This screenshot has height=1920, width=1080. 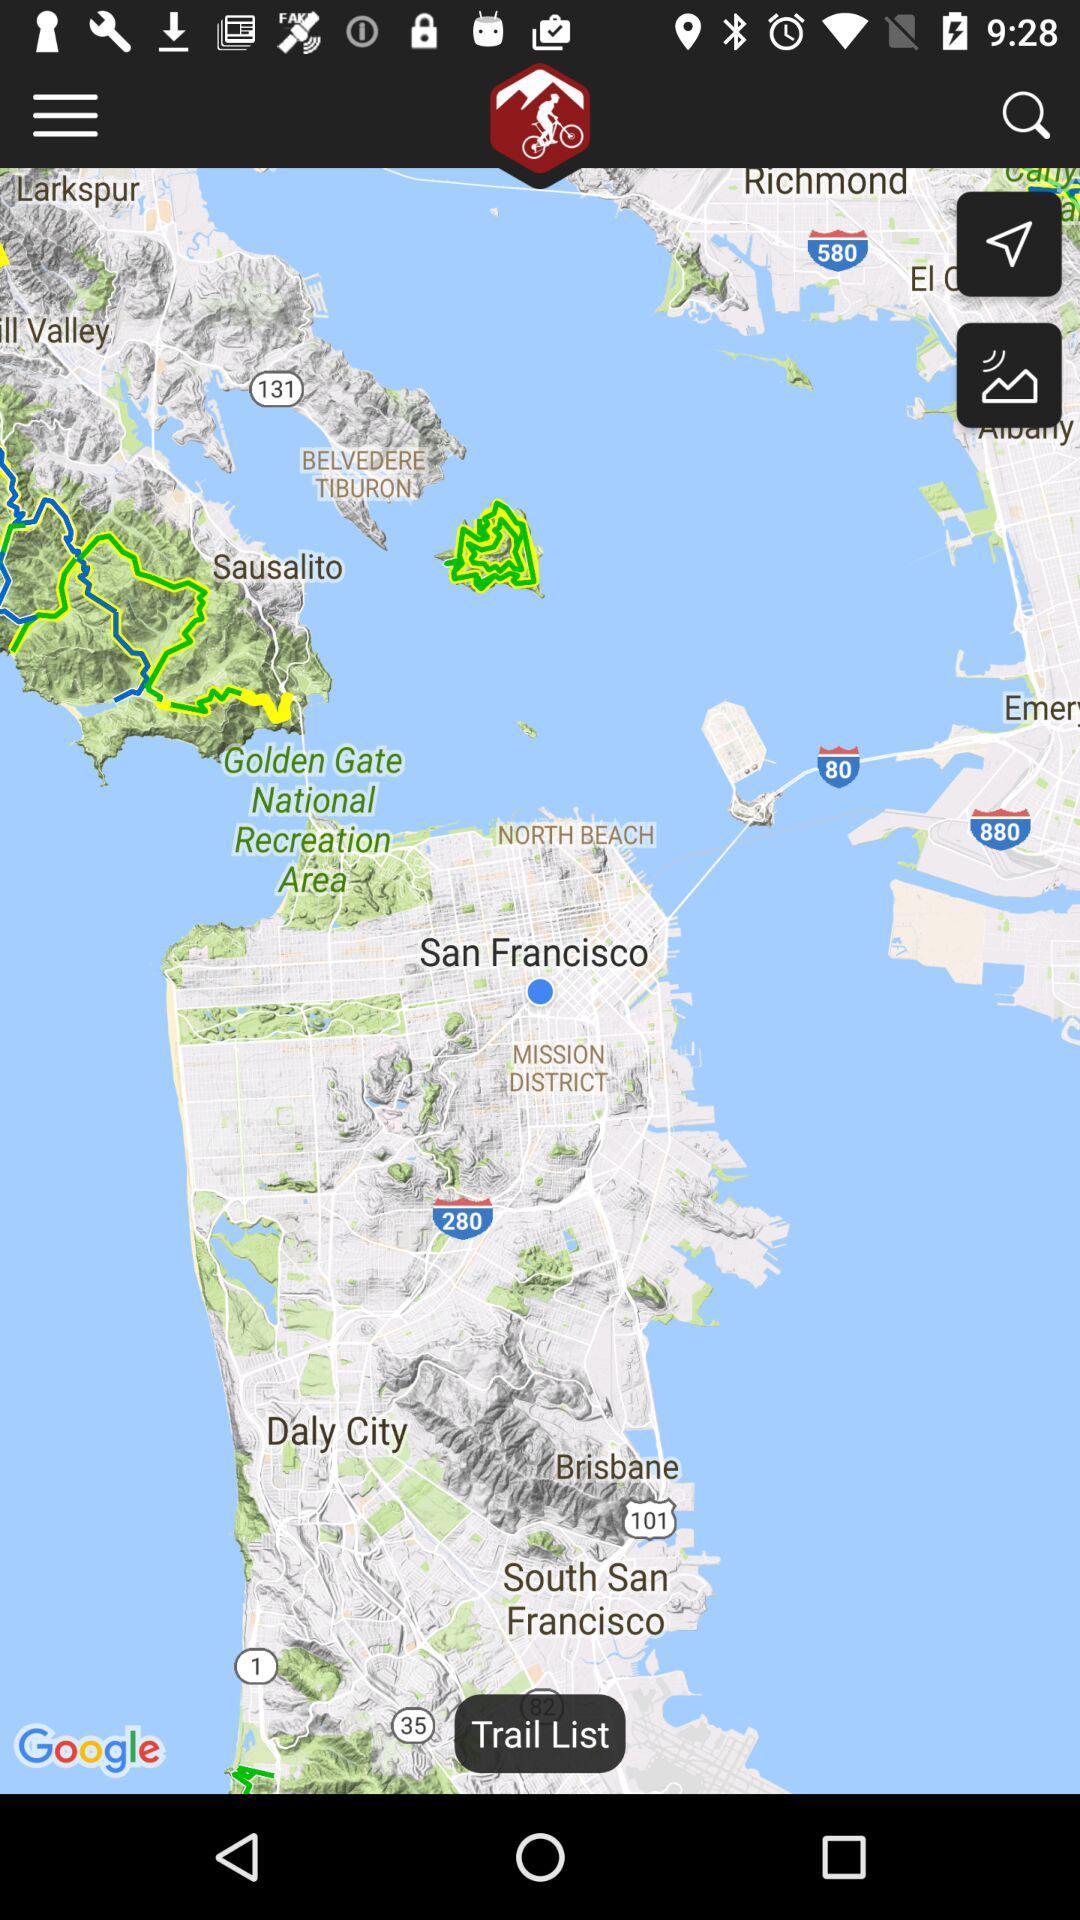 I want to click on the trail list, so click(x=540, y=1732).